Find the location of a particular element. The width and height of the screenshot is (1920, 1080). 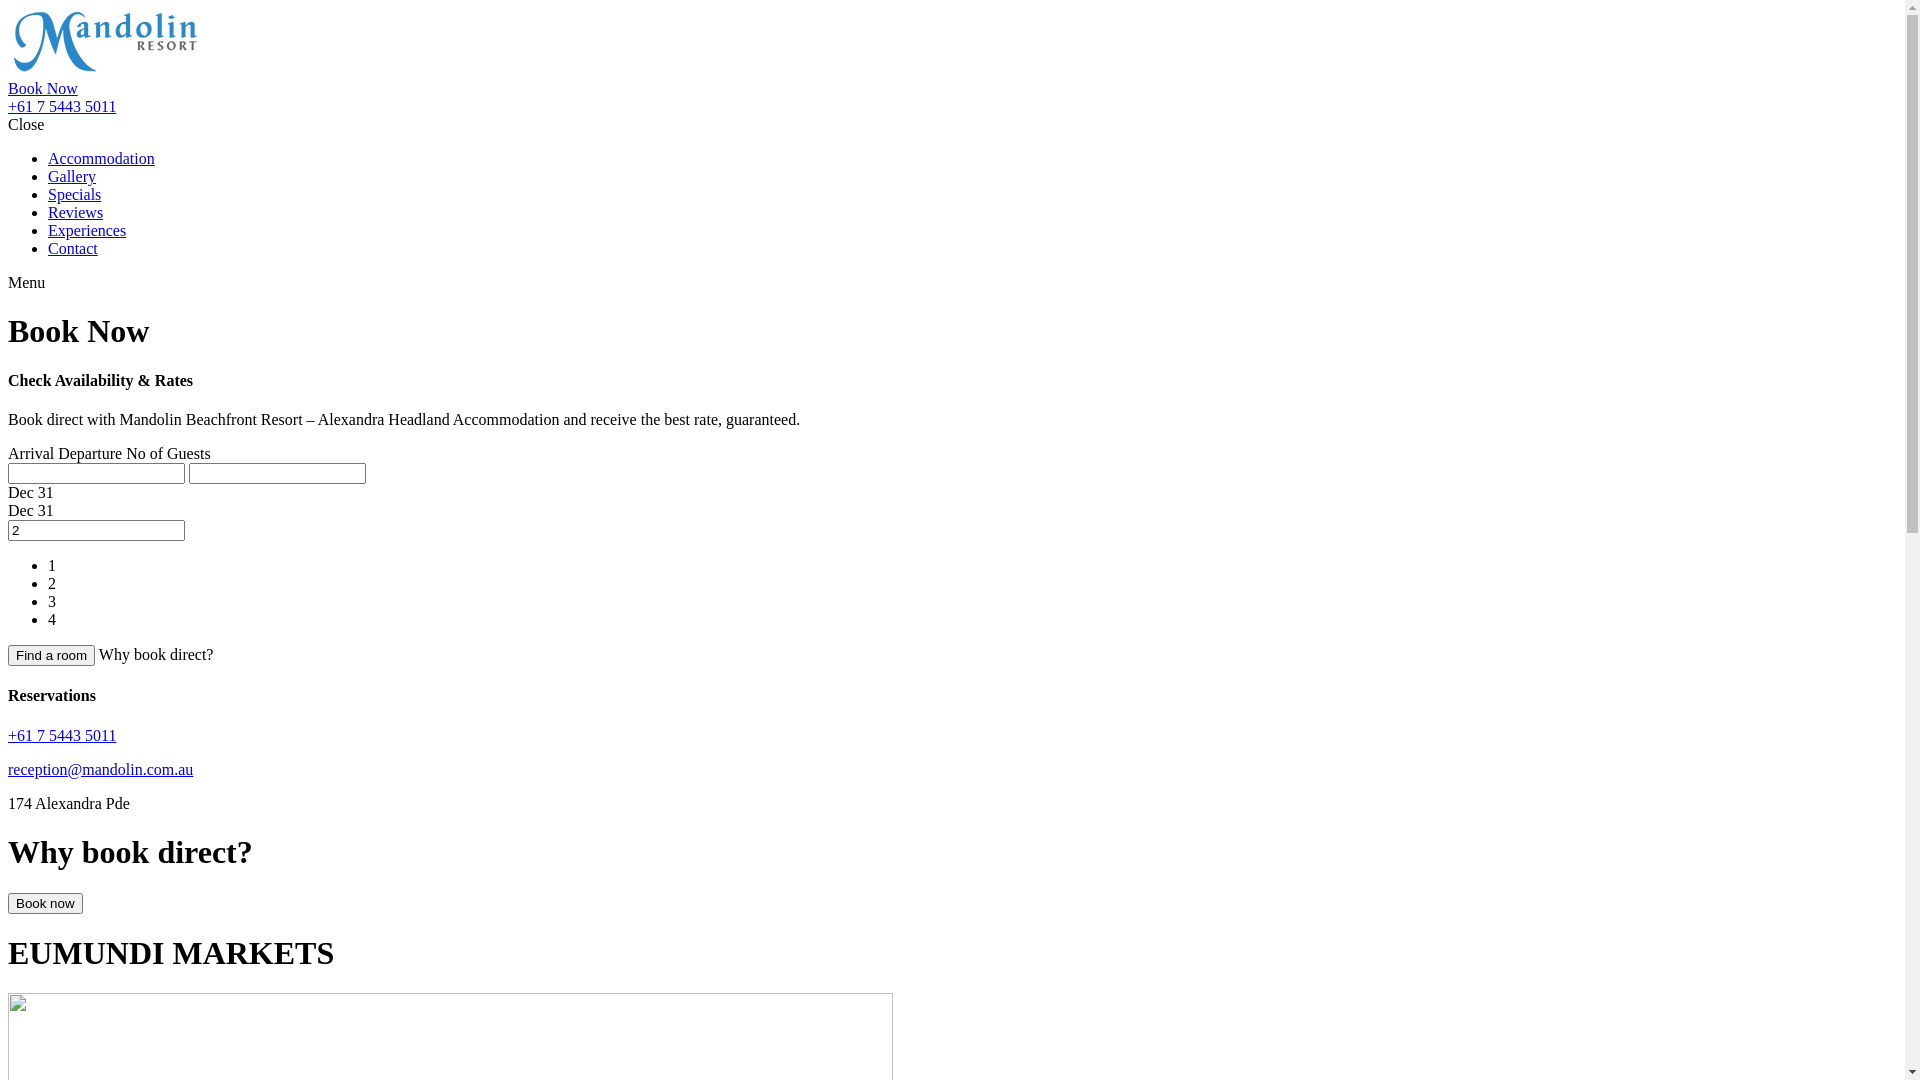

'Specials' is located at coordinates (74, 194).